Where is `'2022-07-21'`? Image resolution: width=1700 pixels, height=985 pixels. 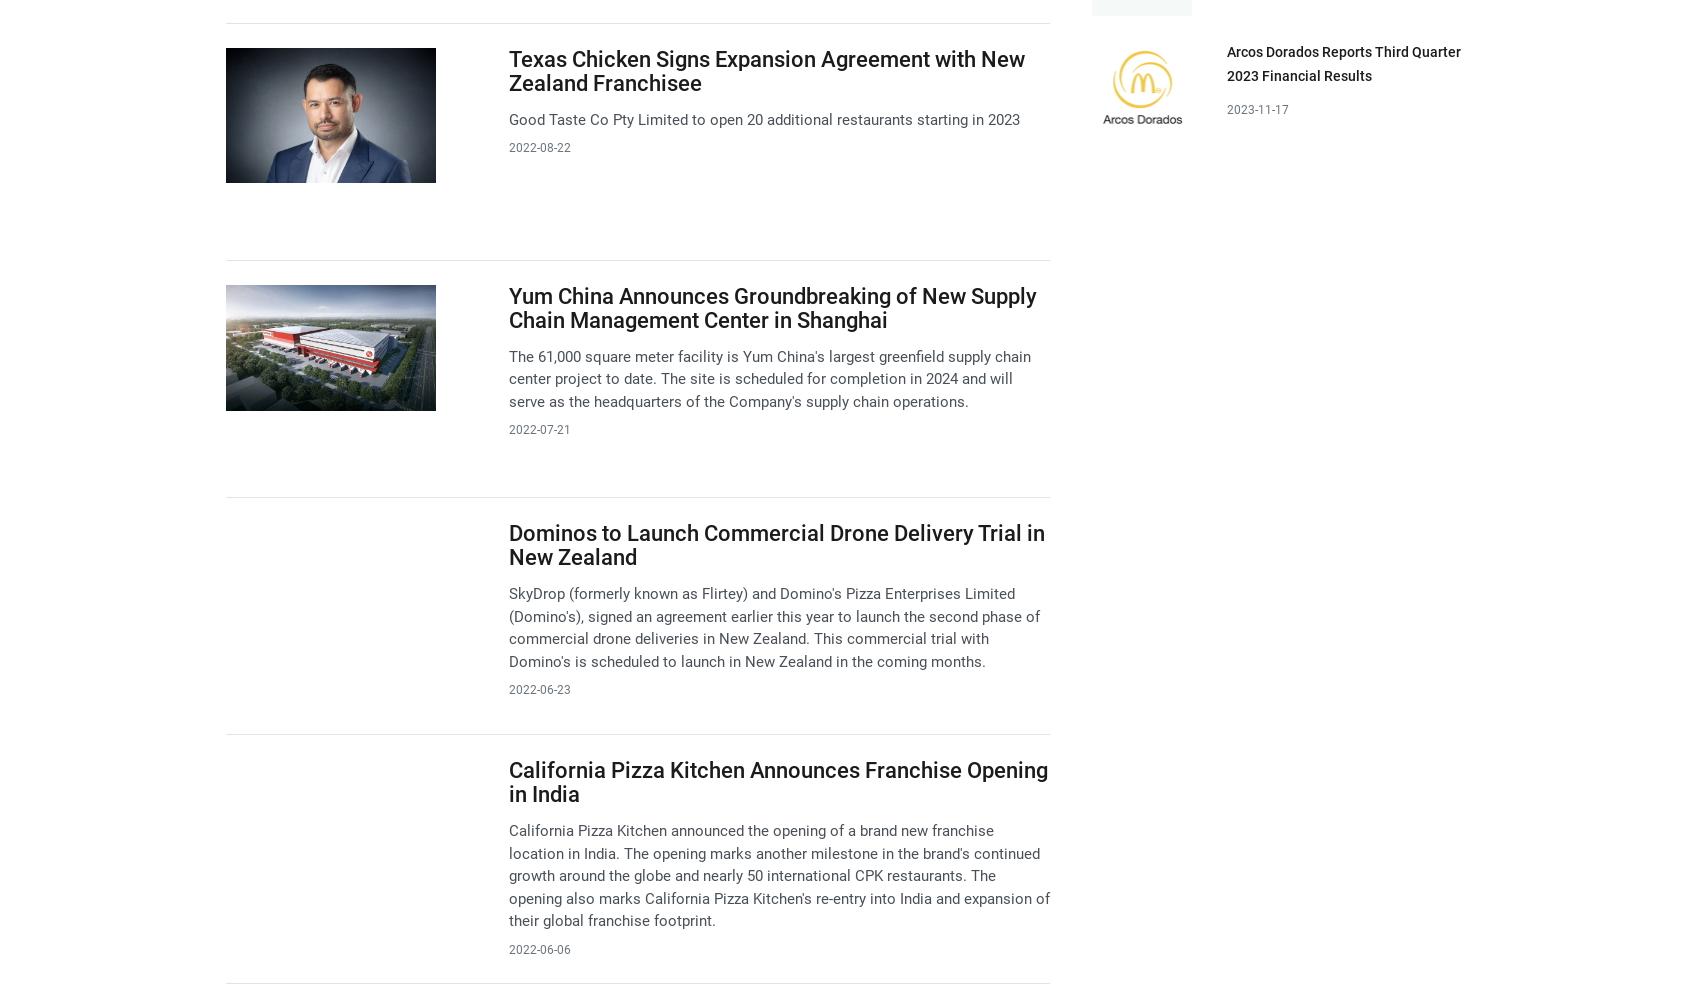
'2022-07-21' is located at coordinates (538, 428).